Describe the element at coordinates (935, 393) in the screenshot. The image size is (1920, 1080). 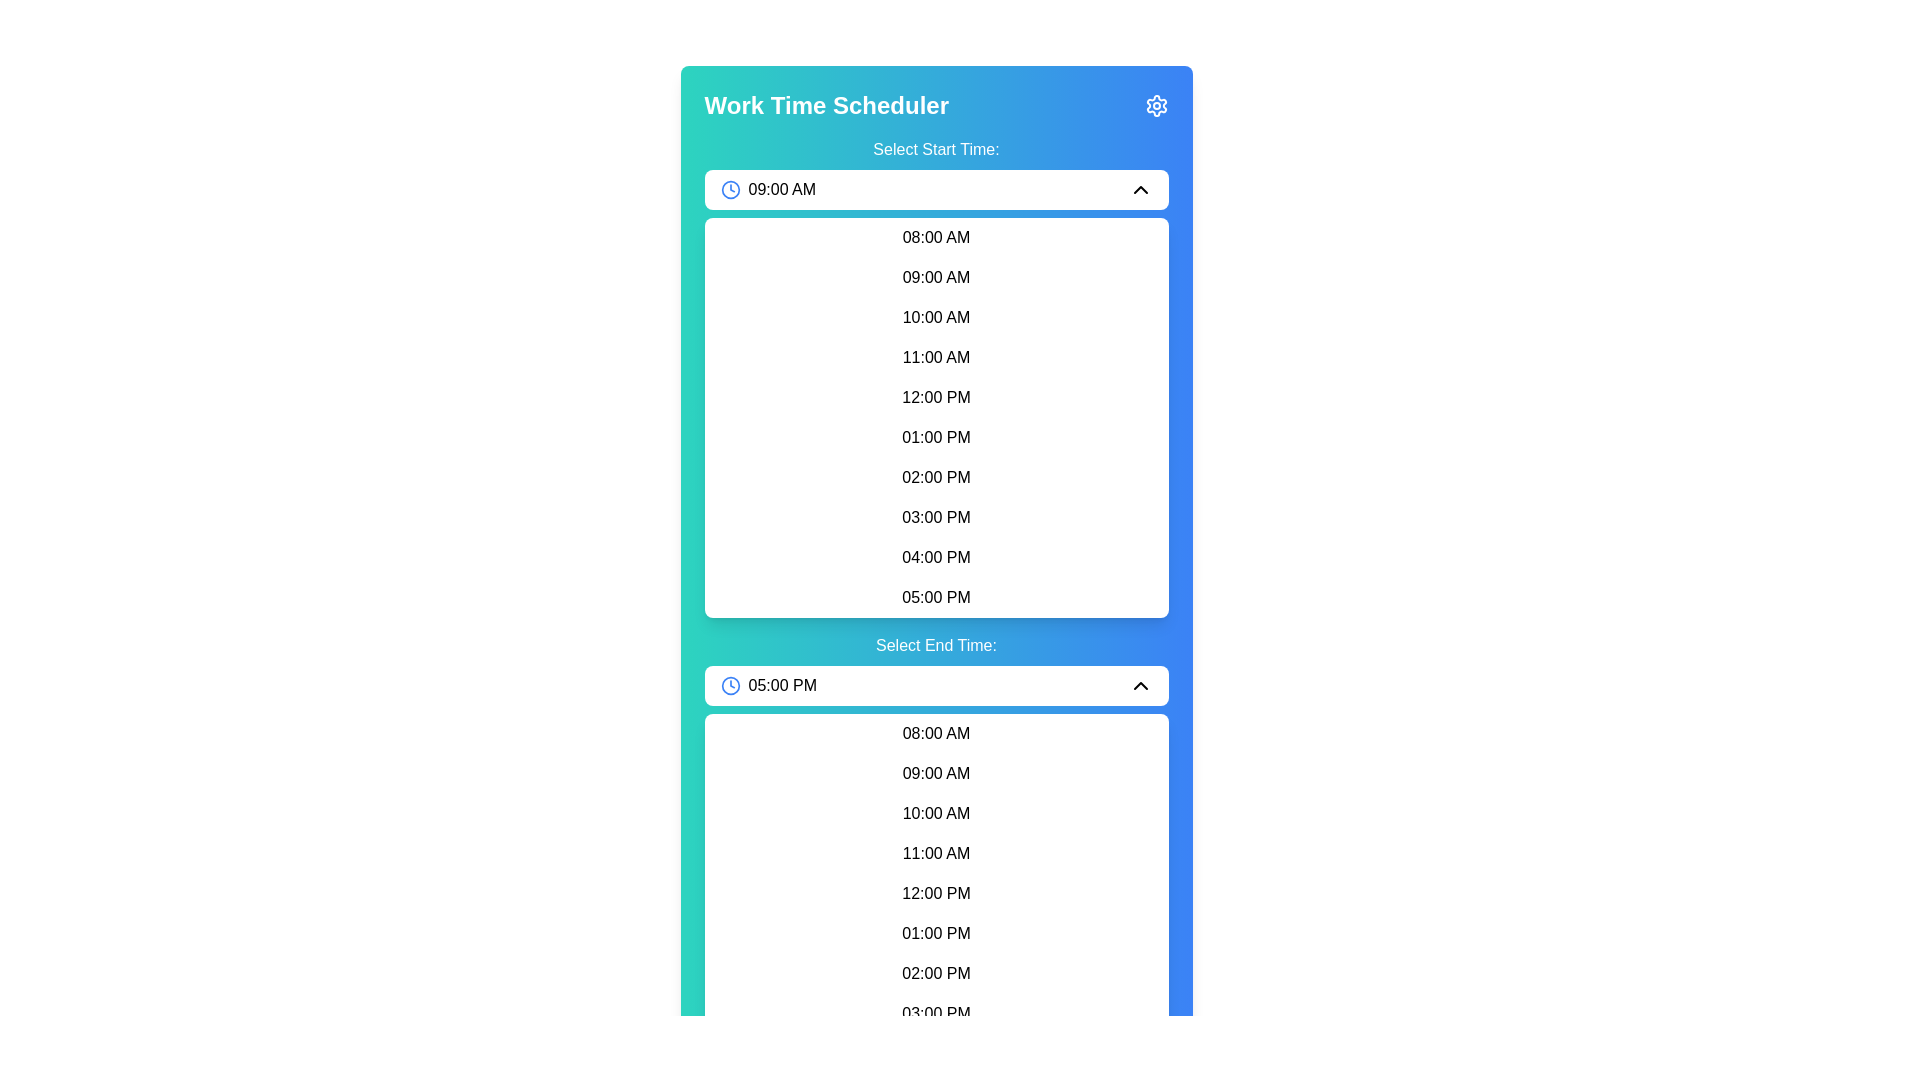
I see `the fifth selectable time slot in the time picker dropdown under 'Select Start Time:' section in the 'Work Time Scheduler'` at that location.